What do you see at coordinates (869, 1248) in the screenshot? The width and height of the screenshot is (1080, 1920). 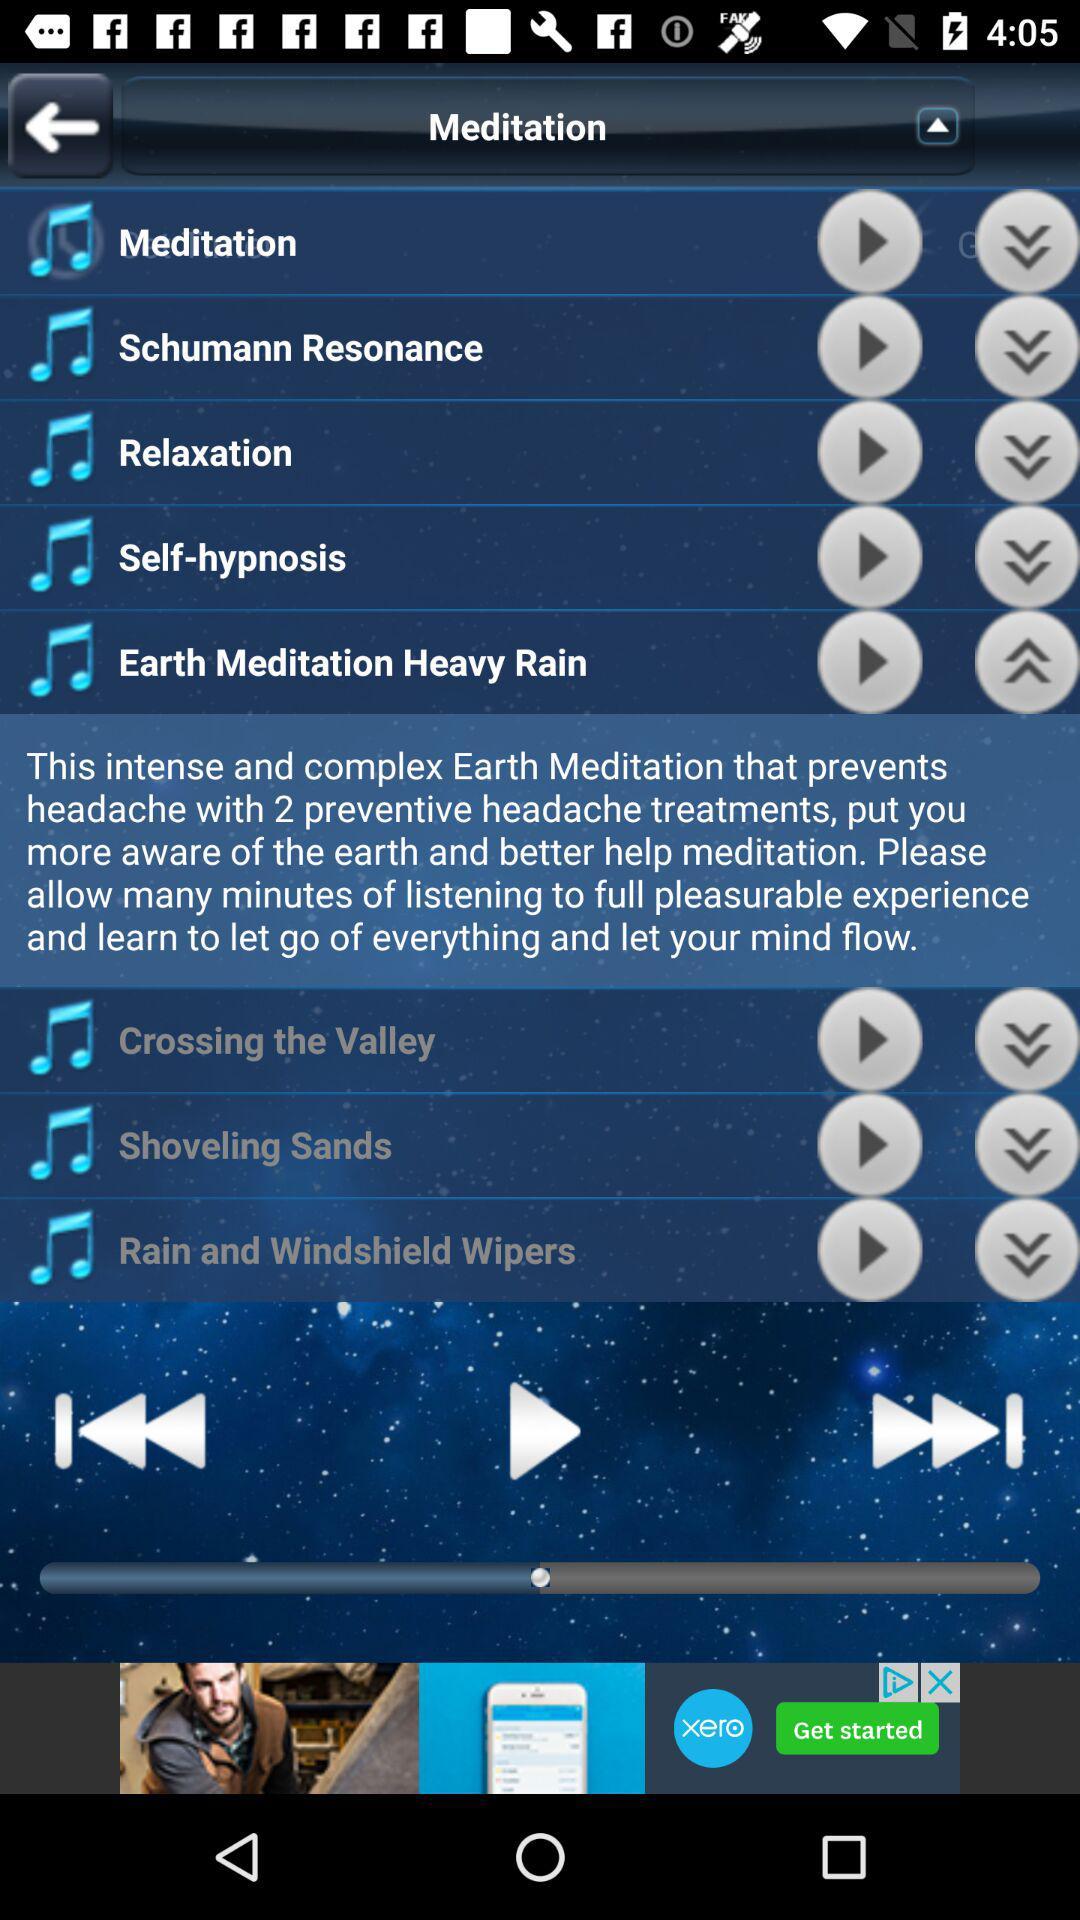 I see `tap to play` at bounding box center [869, 1248].